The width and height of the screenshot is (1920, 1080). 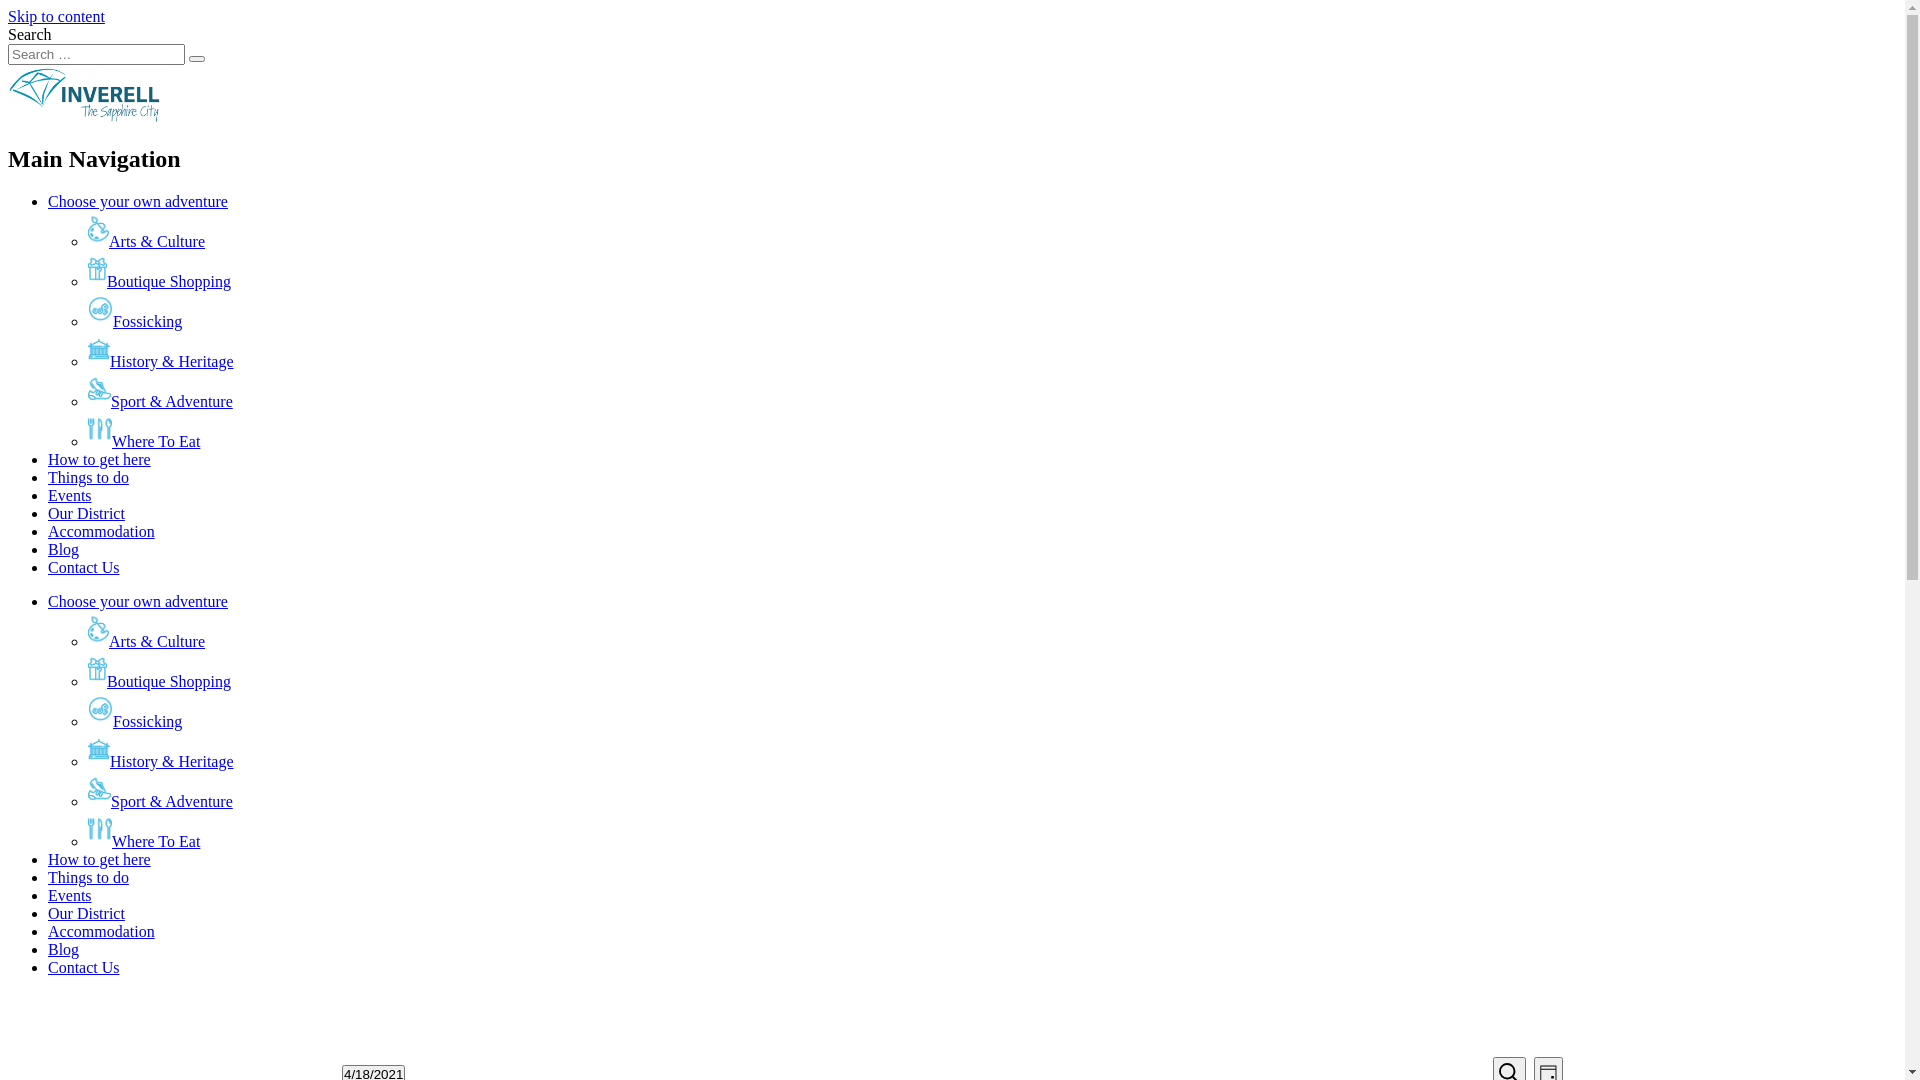 I want to click on 'Fossicking', so click(x=133, y=320).